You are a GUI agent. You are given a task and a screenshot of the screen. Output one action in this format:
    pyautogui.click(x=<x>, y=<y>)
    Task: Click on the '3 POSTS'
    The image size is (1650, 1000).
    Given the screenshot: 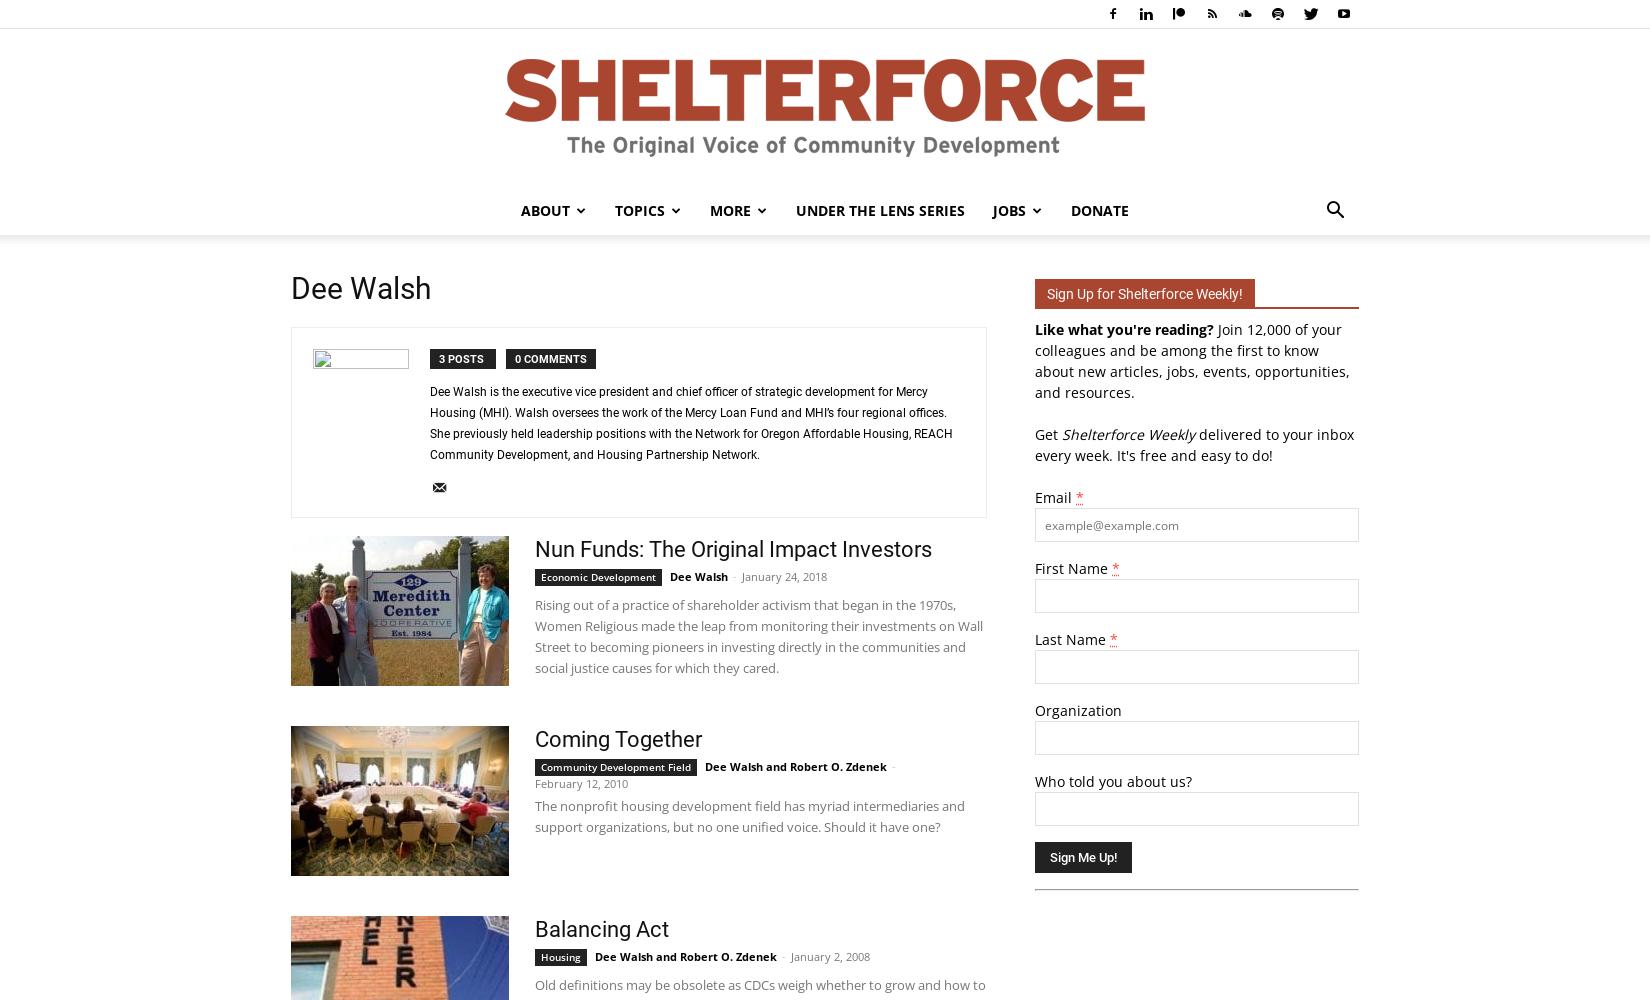 What is the action you would take?
    pyautogui.click(x=461, y=358)
    